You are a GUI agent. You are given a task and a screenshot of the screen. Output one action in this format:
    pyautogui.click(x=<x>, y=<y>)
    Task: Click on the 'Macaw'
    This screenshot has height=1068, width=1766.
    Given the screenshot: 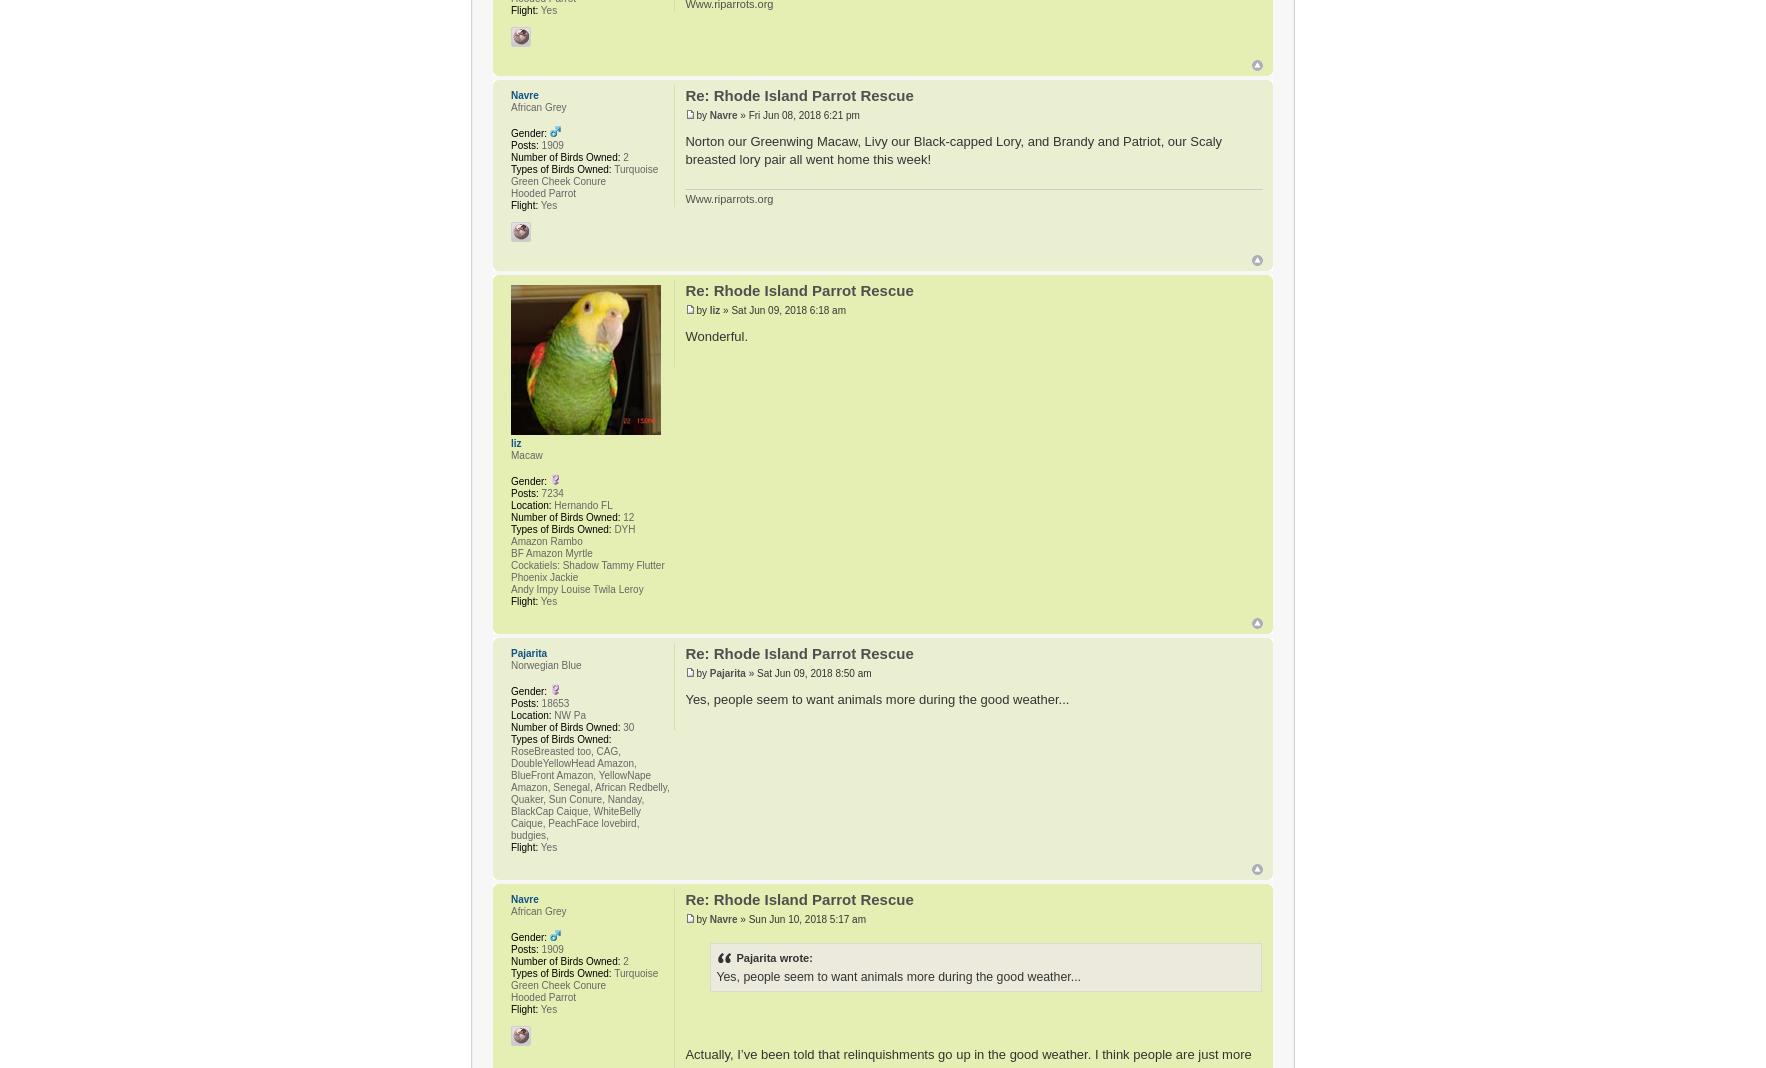 What is the action you would take?
    pyautogui.click(x=526, y=455)
    